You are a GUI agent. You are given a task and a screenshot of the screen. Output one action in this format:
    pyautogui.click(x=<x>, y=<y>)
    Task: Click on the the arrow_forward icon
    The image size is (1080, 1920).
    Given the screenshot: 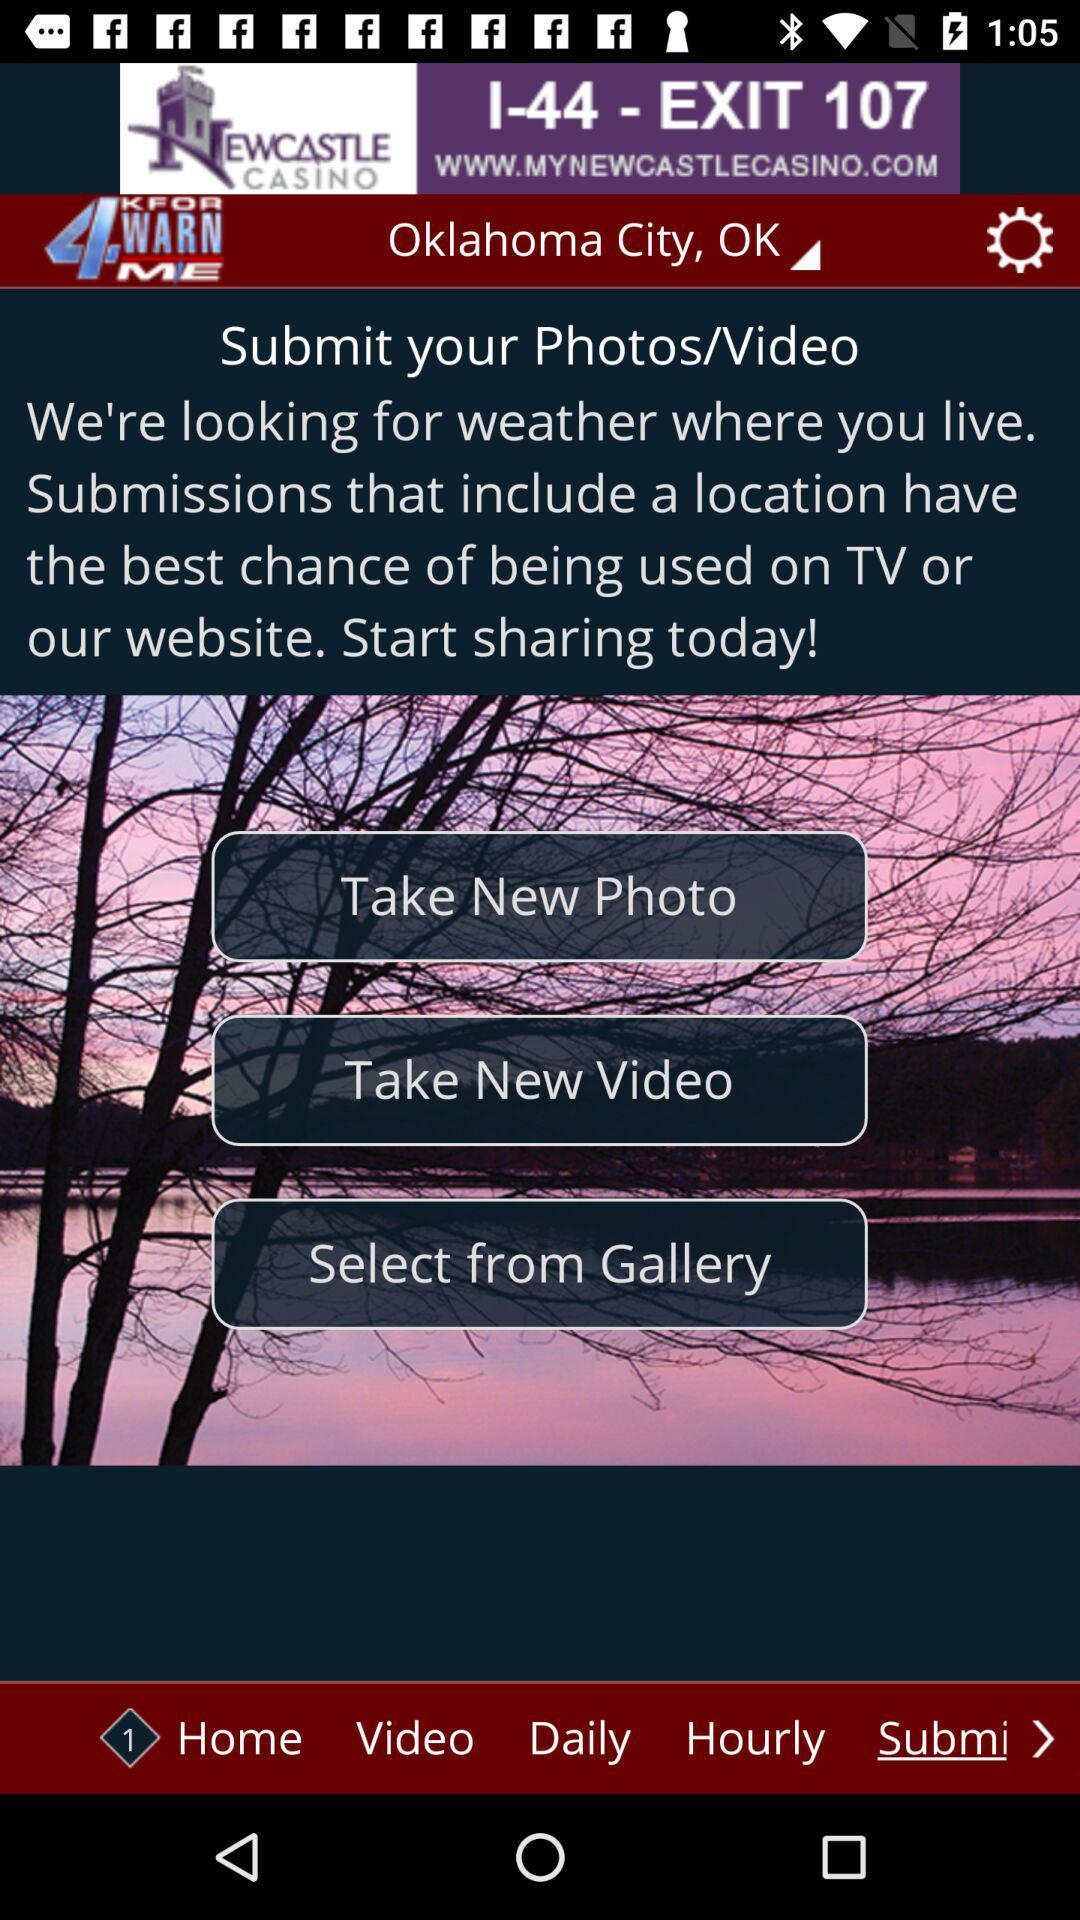 What is the action you would take?
    pyautogui.click(x=1042, y=1737)
    